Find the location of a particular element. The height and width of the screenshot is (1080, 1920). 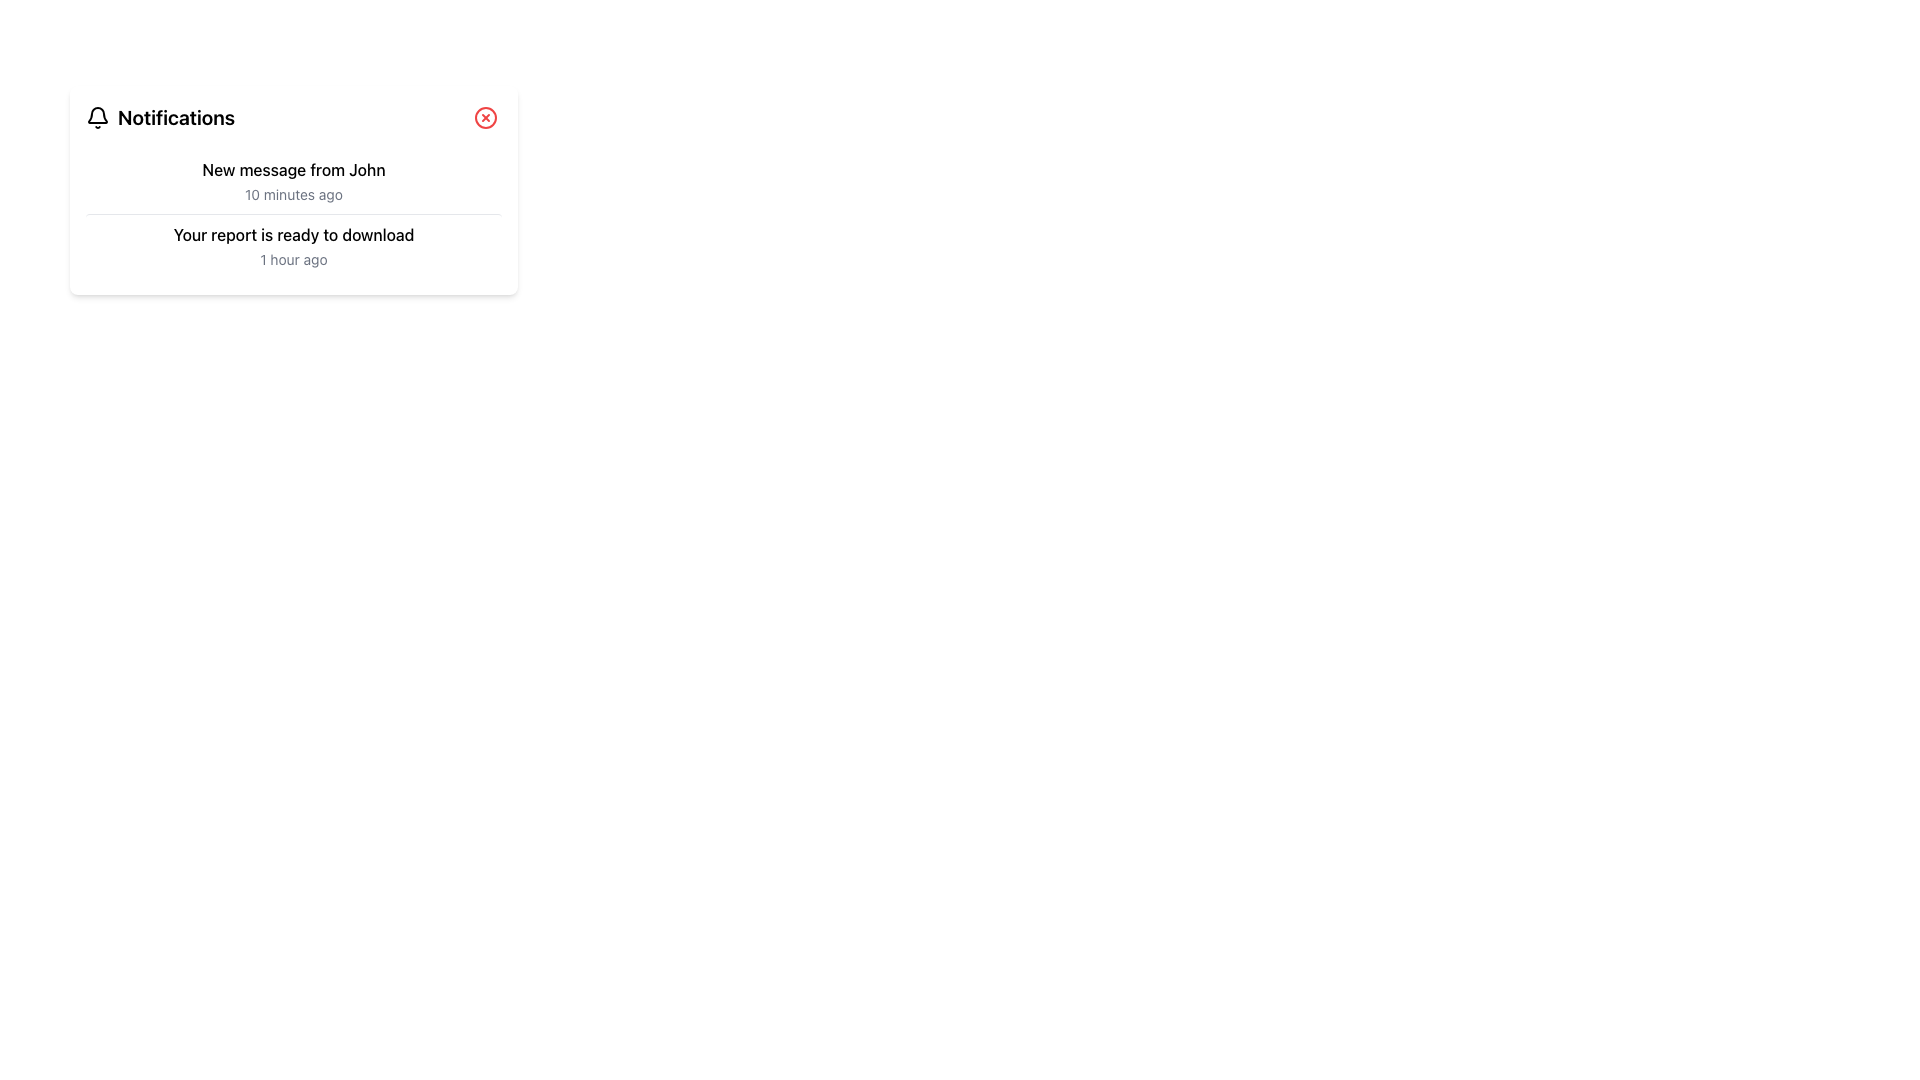

the first notification item displaying the message 'New message from John' with a timestamp '10 minutes ago' is located at coordinates (292, 181).